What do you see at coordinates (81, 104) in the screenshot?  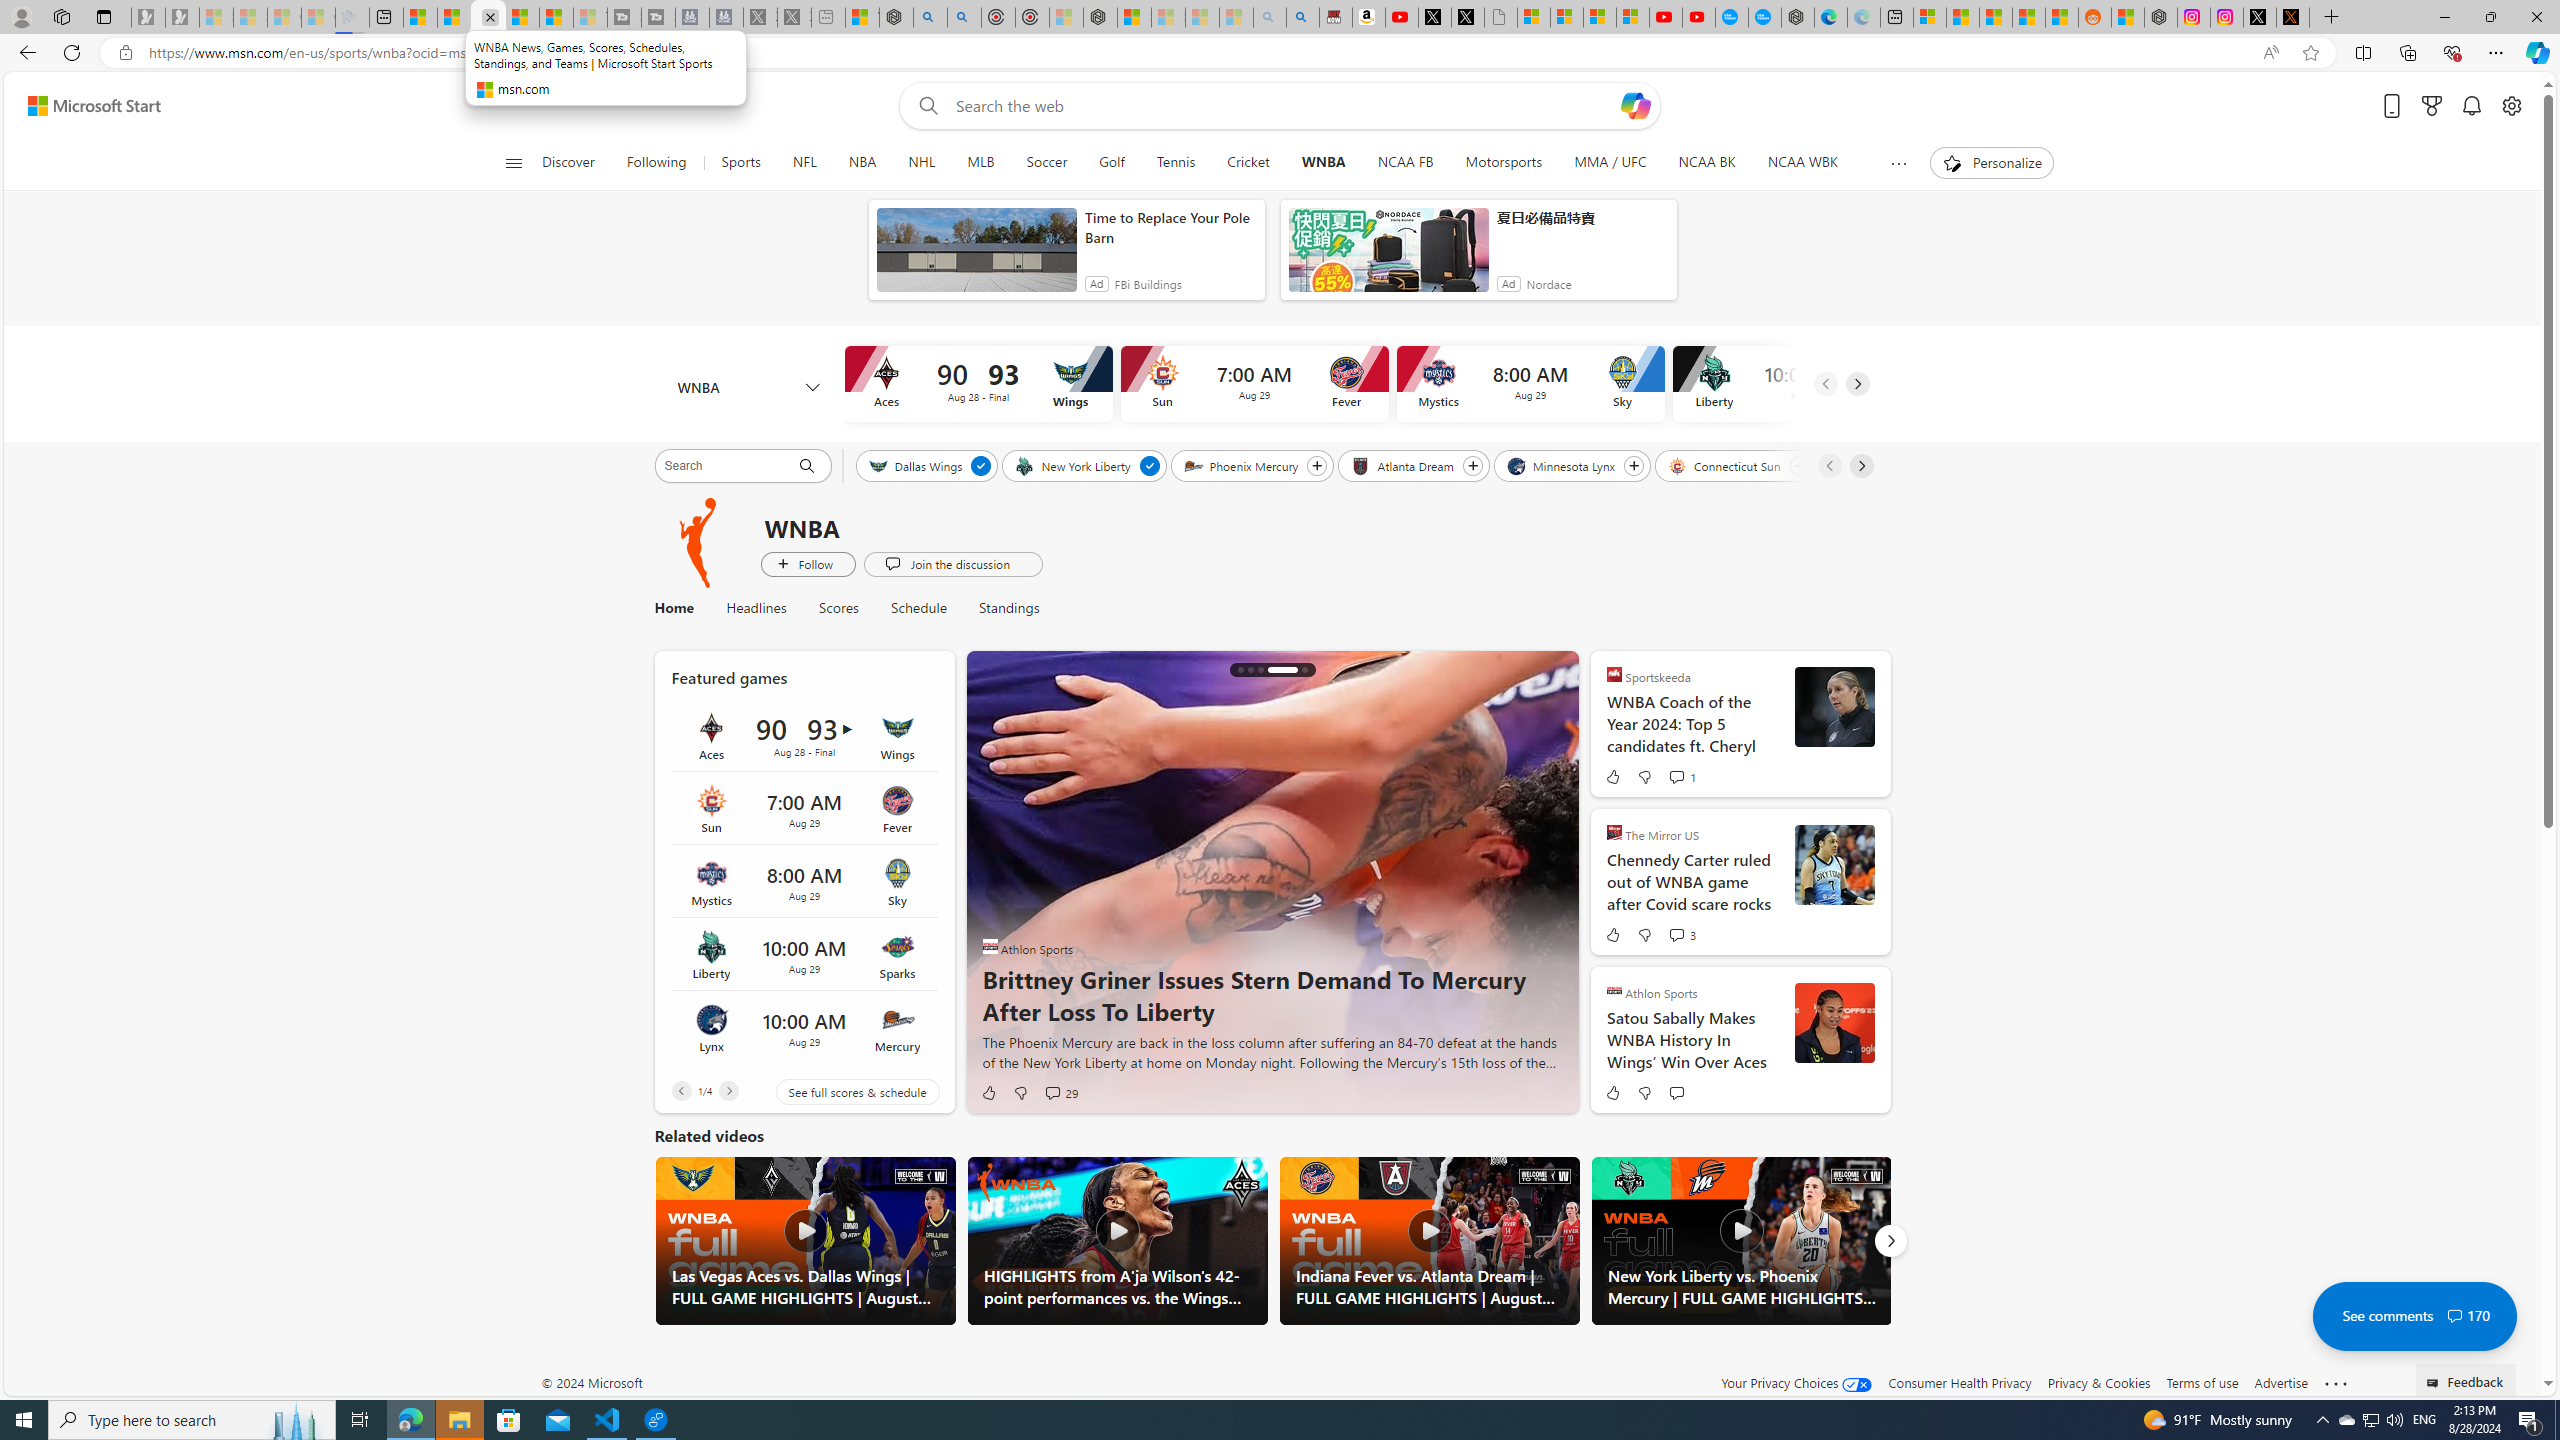 I see `'Skip to footer'` at bounding box center [81, 104].